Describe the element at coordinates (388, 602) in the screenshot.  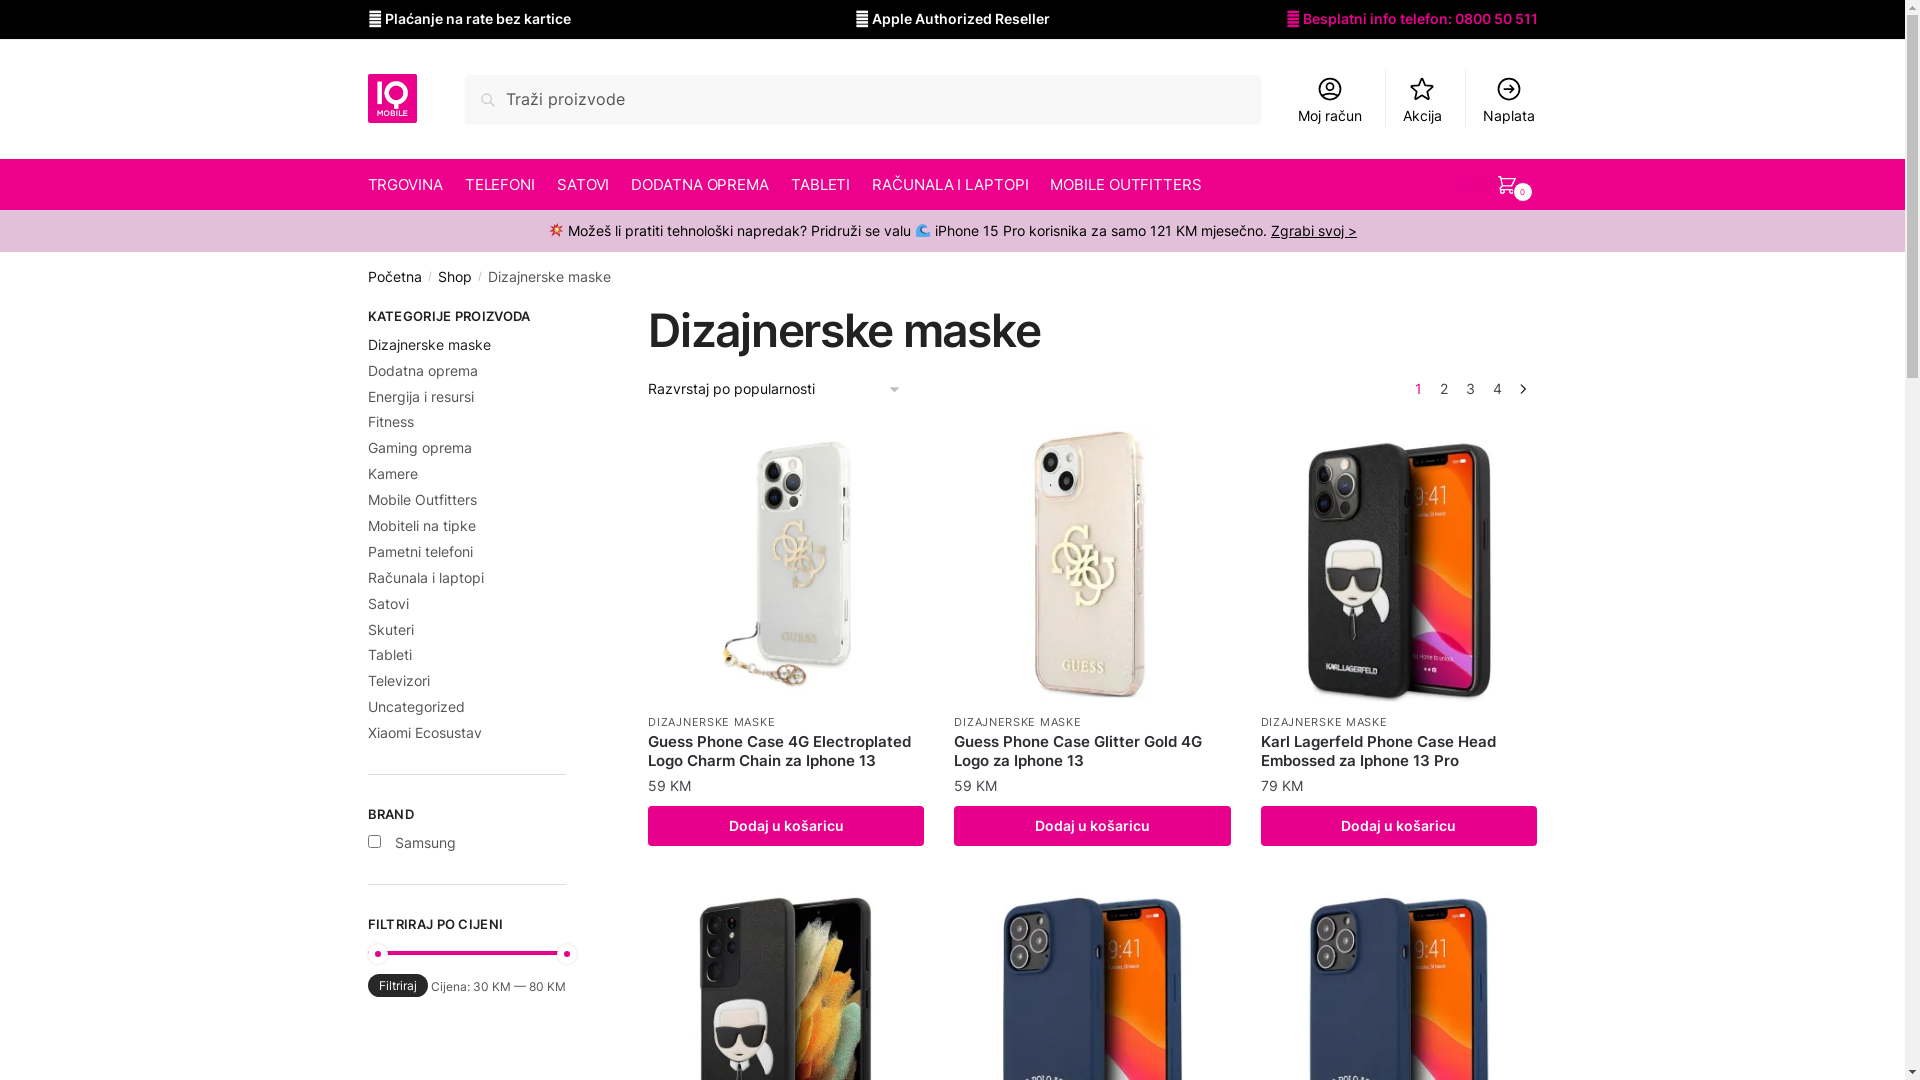
I see `'Satovi'` at that location.